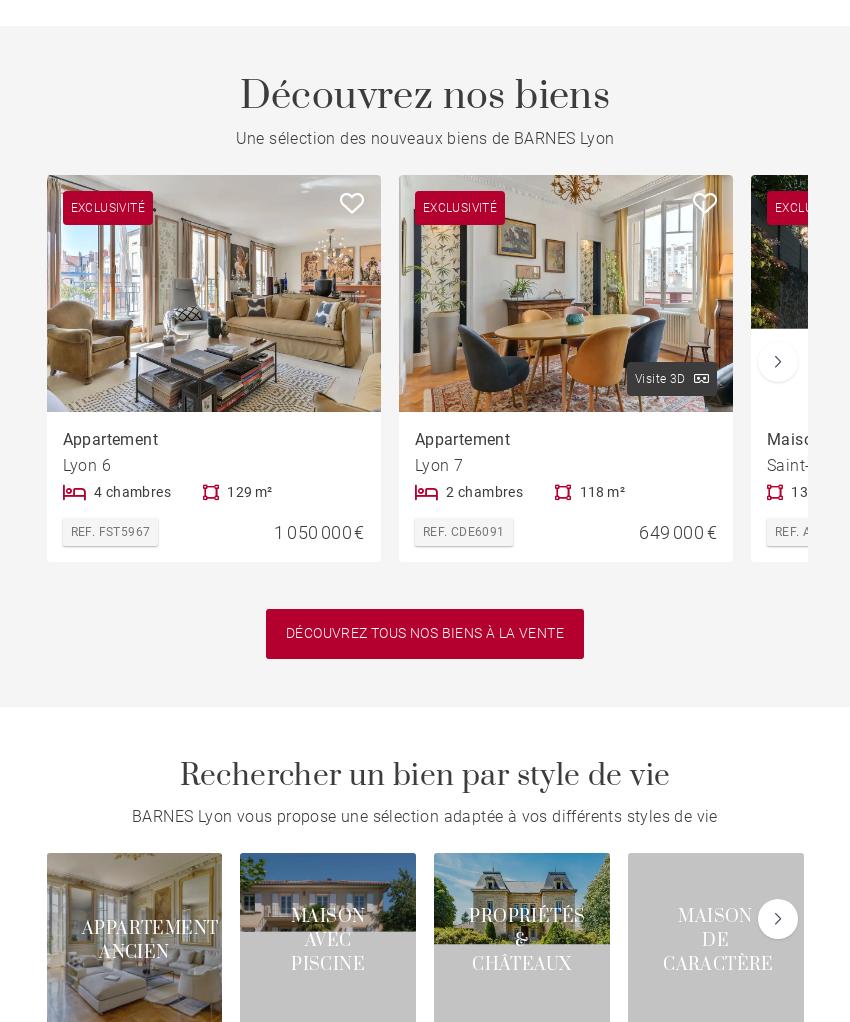  I want to click on 'REF. CDE6091', so click(422, 530).